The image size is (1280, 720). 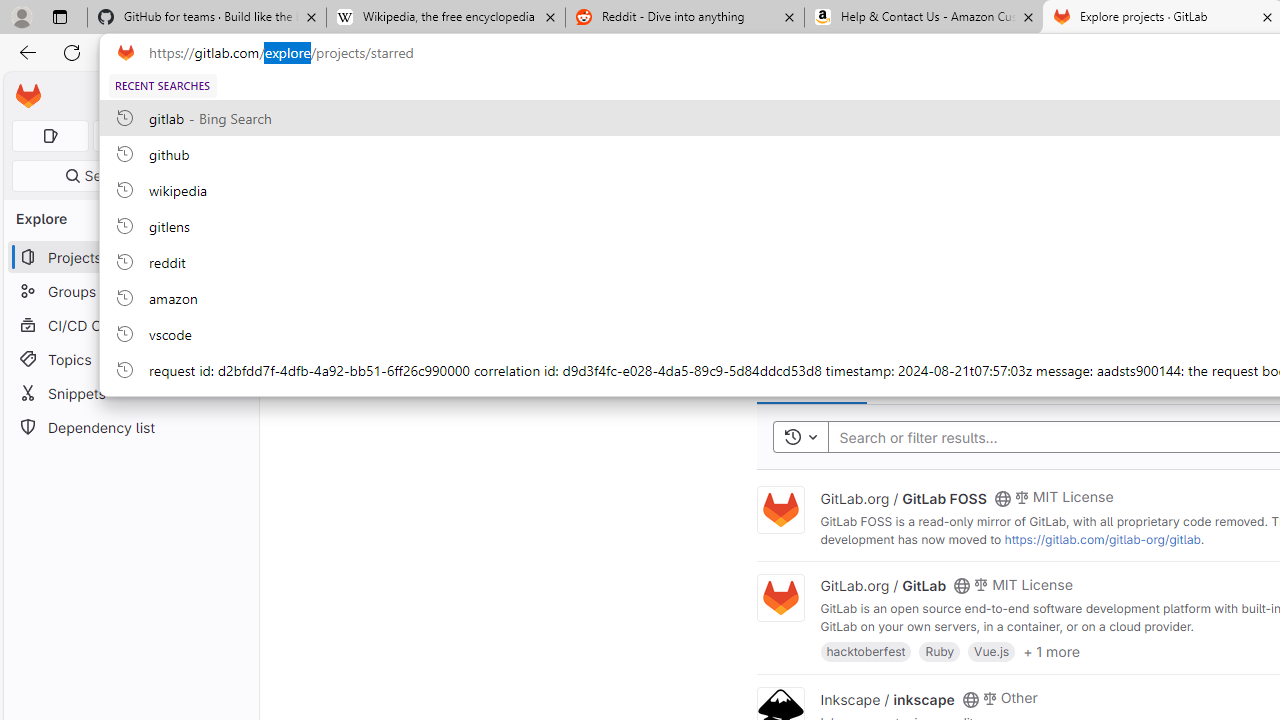 I want to click on 'Toggle history', so click(x=800, y=436).